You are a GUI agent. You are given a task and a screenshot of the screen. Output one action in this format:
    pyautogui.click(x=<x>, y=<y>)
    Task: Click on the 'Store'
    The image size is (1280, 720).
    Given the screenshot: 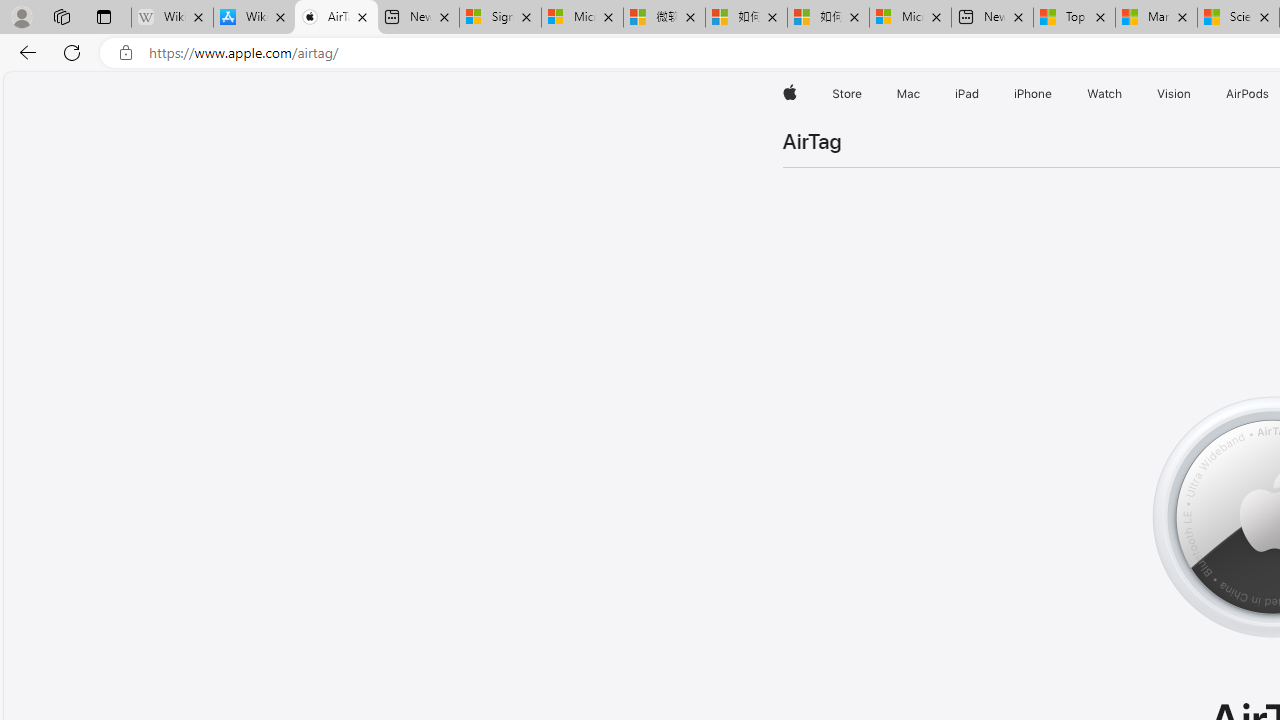 What is the action you would take?
    pyautogui.click(x=846, y=93)
    